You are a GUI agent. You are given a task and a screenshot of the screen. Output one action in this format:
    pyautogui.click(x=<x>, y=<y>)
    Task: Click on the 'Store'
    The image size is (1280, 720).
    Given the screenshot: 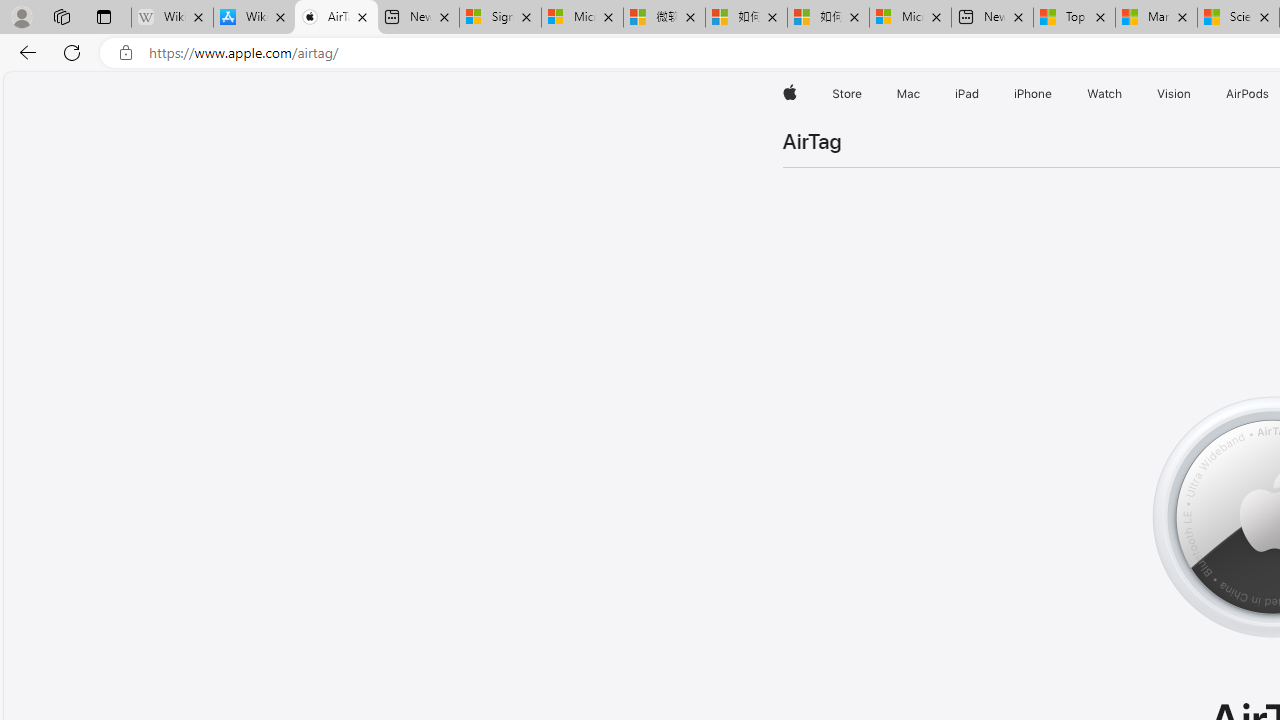 What is the action you would take?
    pyautogui.click(x=846, y=93)
    